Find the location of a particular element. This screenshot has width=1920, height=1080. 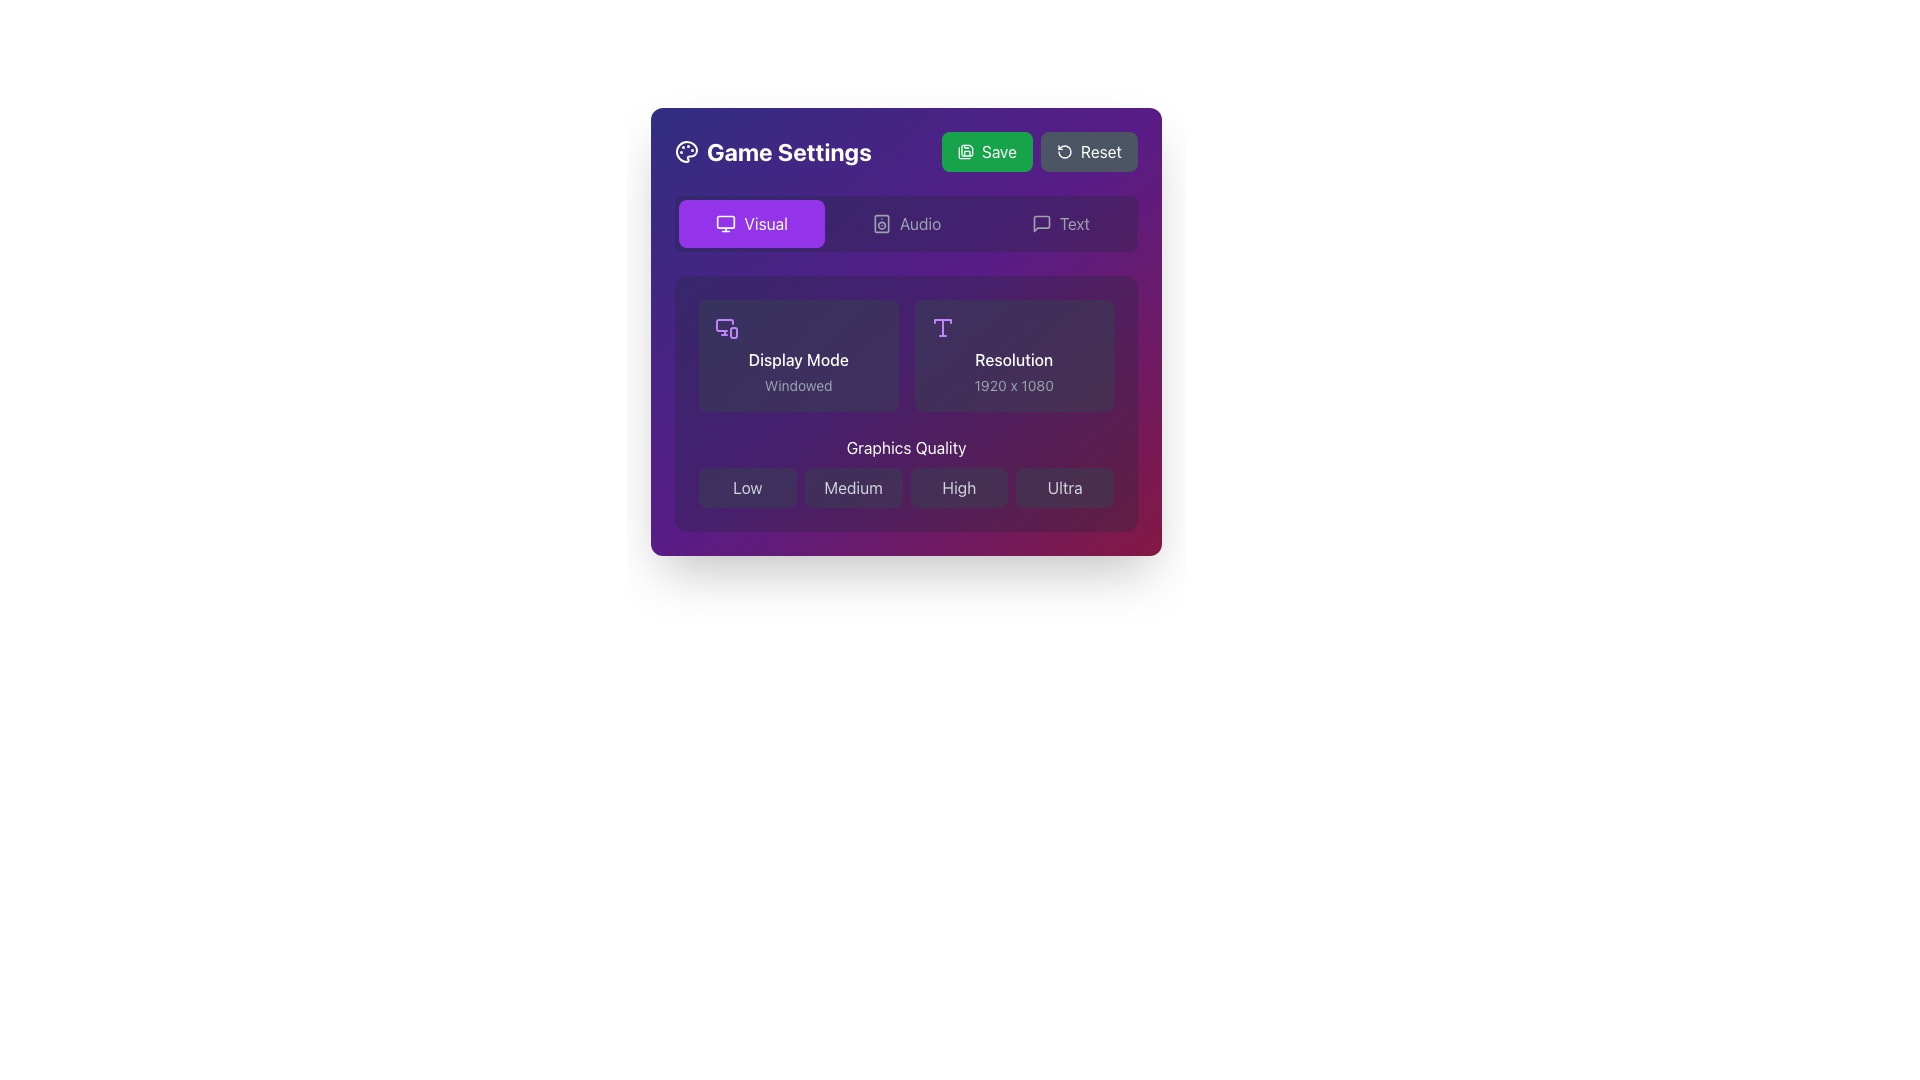

the chat message icon, which is a square with rounded edges located in the 'Text' tab section of the application interface, to the right of the 'Audio' tab icon is located at coordinates (1040, 223).